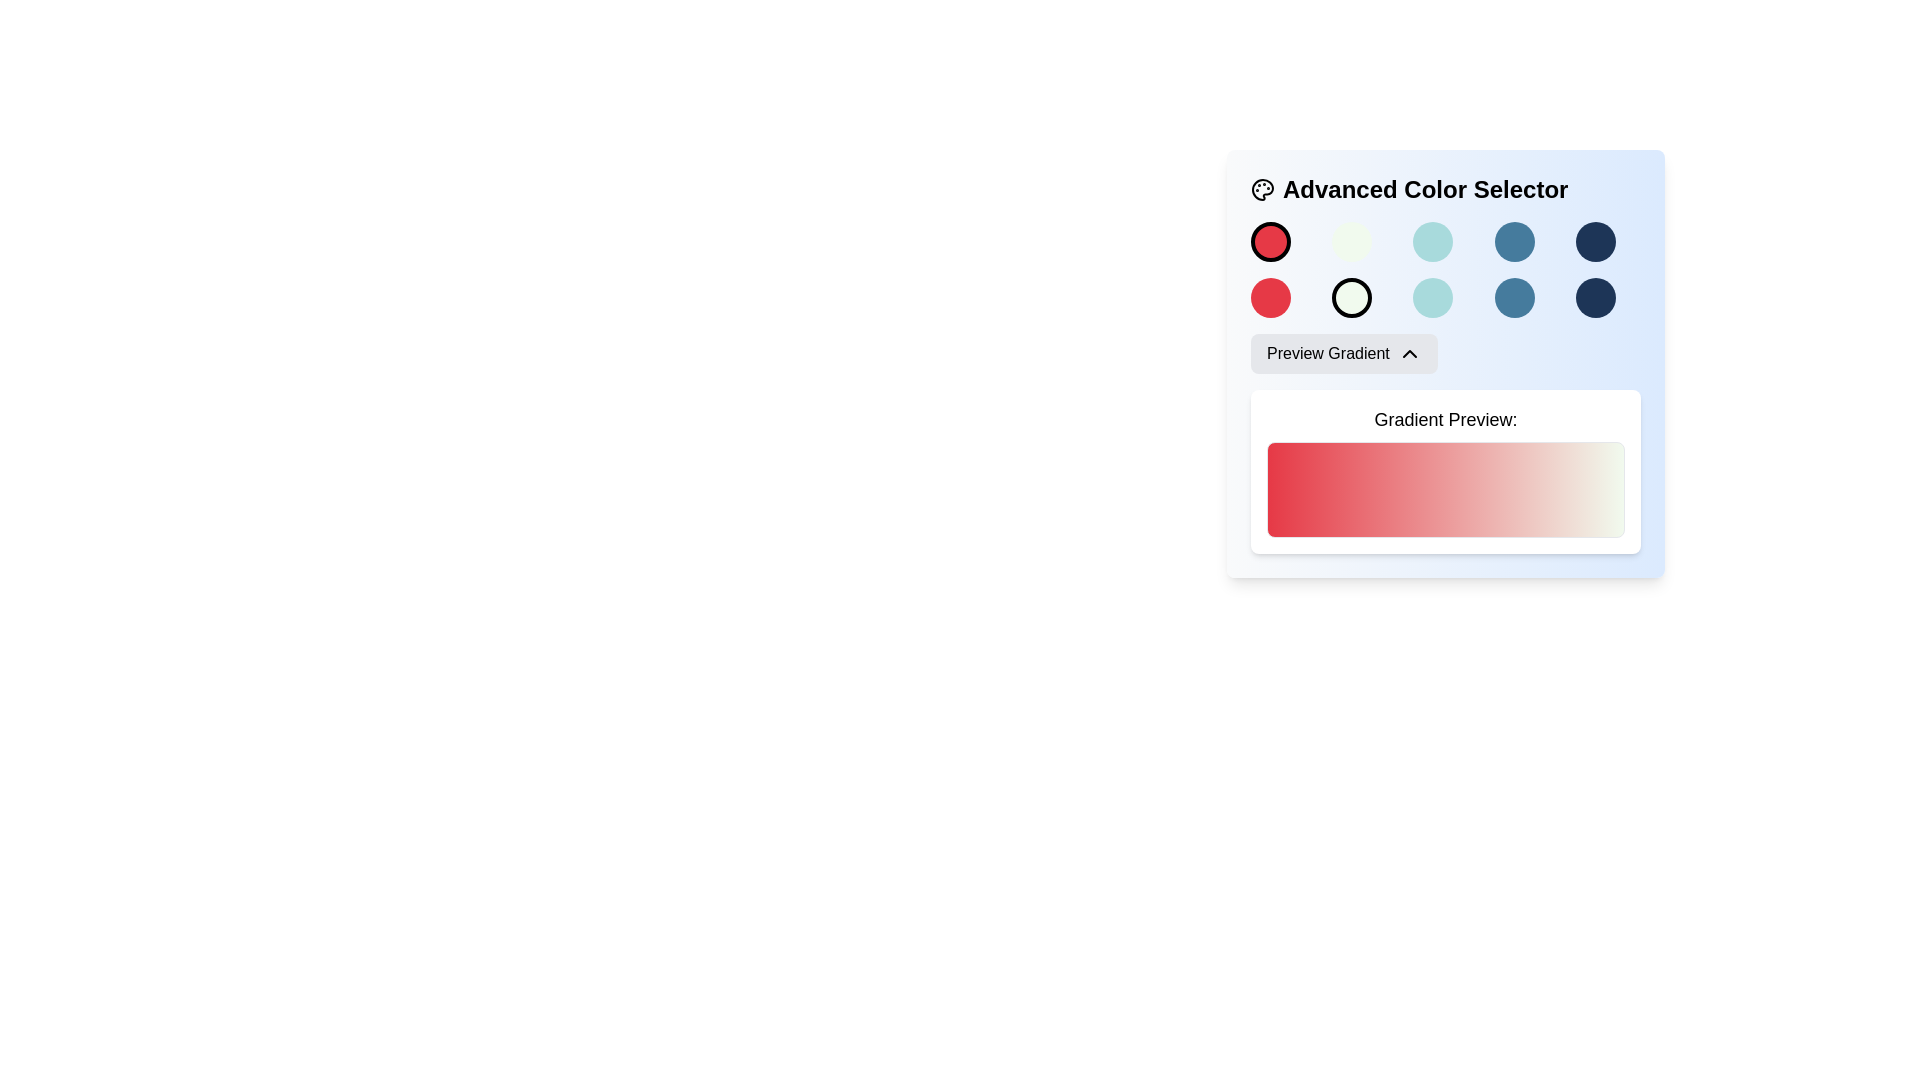  Describe the element at coordinates (1408, 353) in the screenshot. I see `the dropdown toggle icon located to the right of the 'Preview Gradient' text` at that location.